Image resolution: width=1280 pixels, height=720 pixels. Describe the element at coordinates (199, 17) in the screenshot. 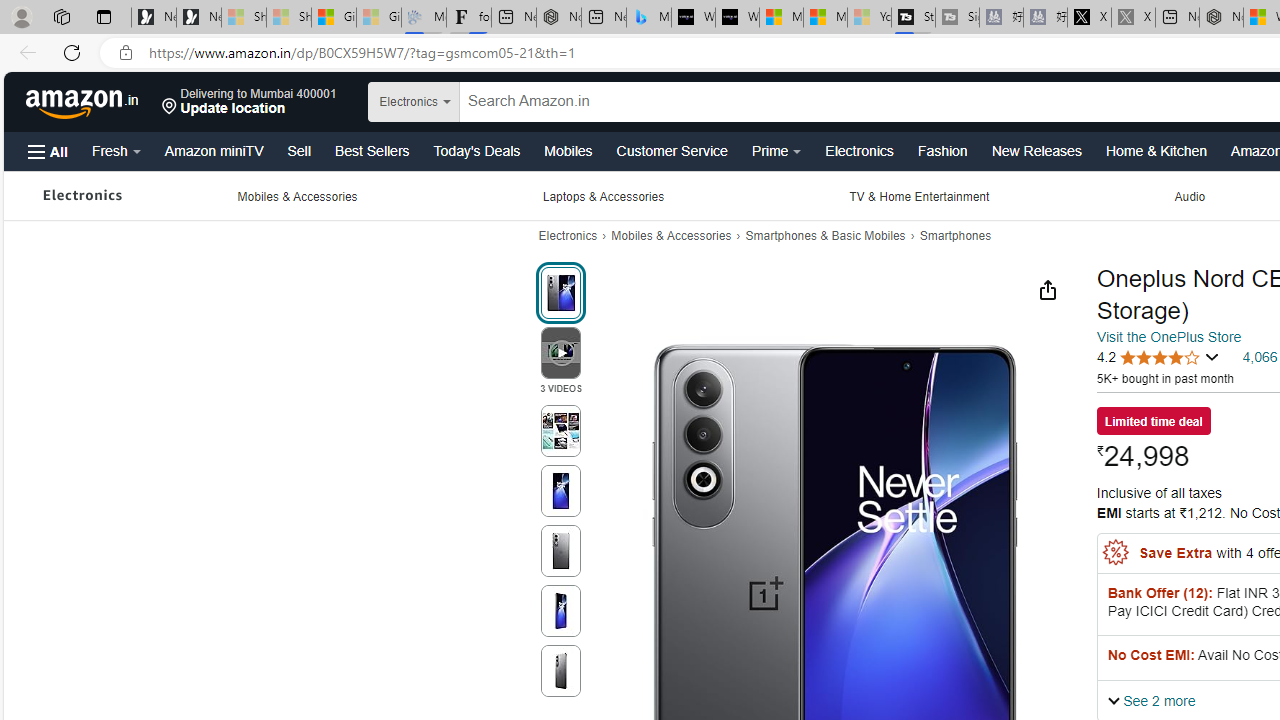

I see `'Newsletter Sign Up'` at that location.